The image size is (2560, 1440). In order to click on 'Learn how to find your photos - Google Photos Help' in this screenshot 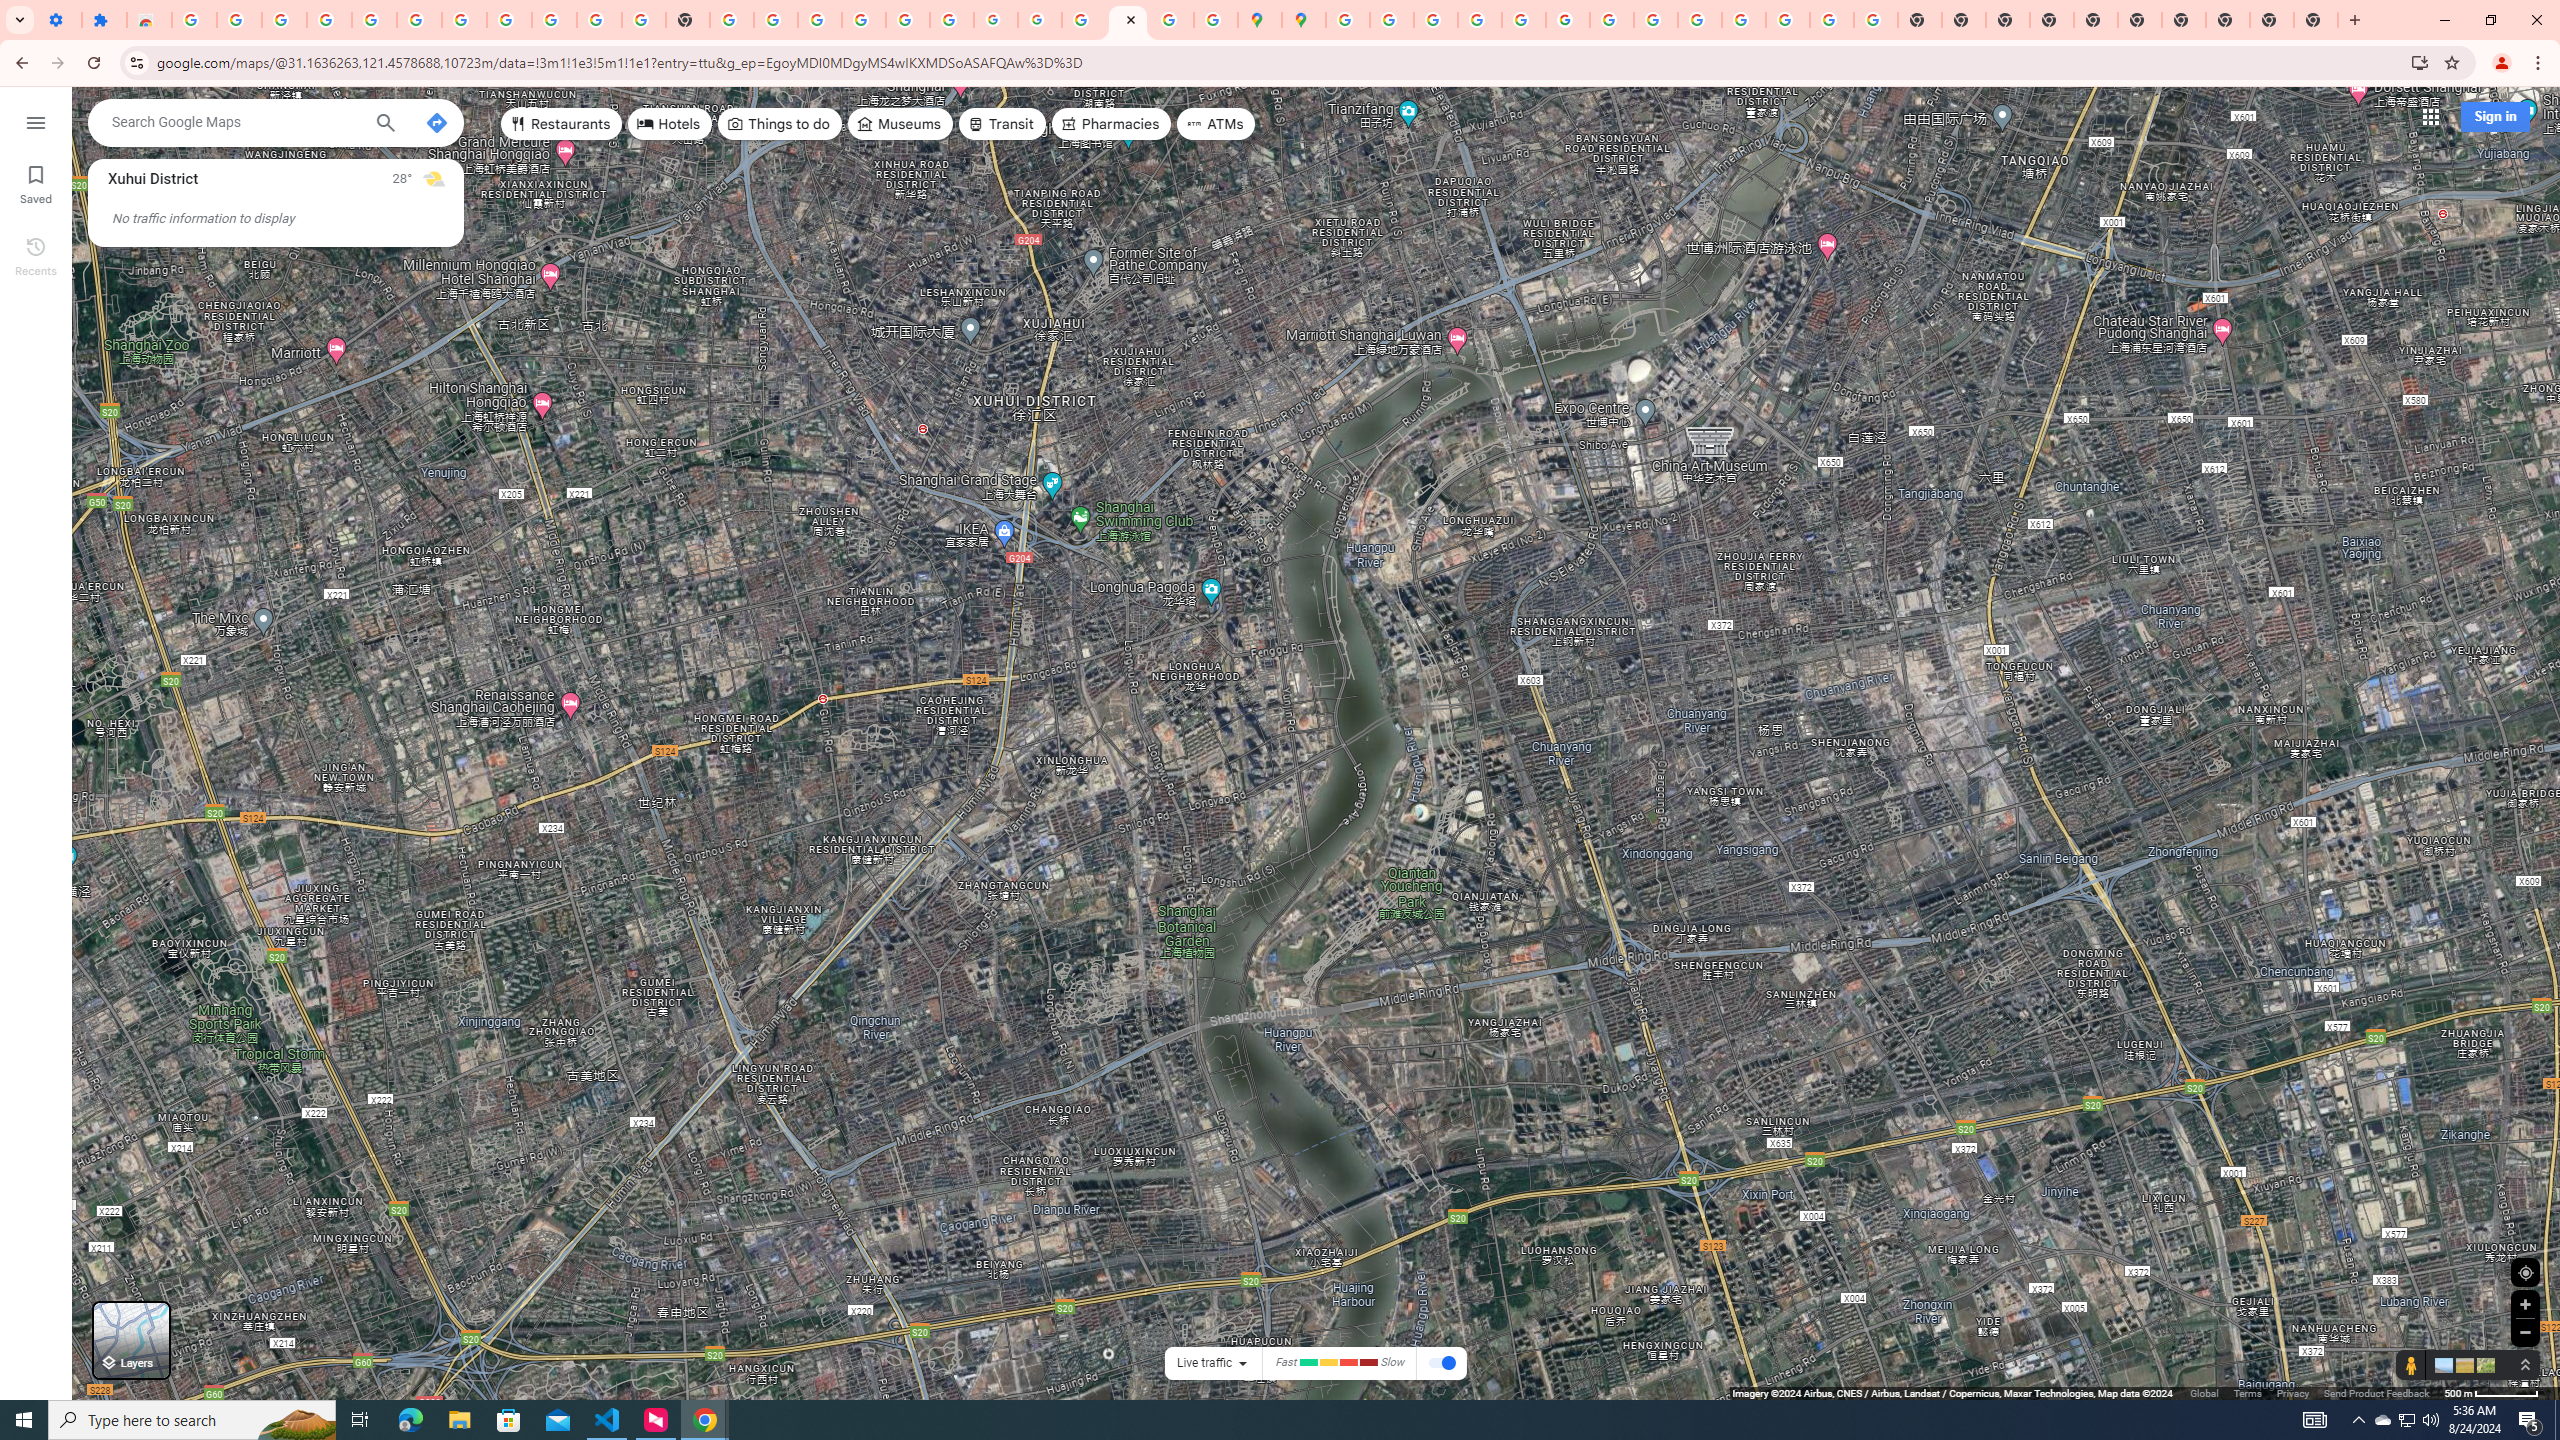, I will do `click(375, 19)`.